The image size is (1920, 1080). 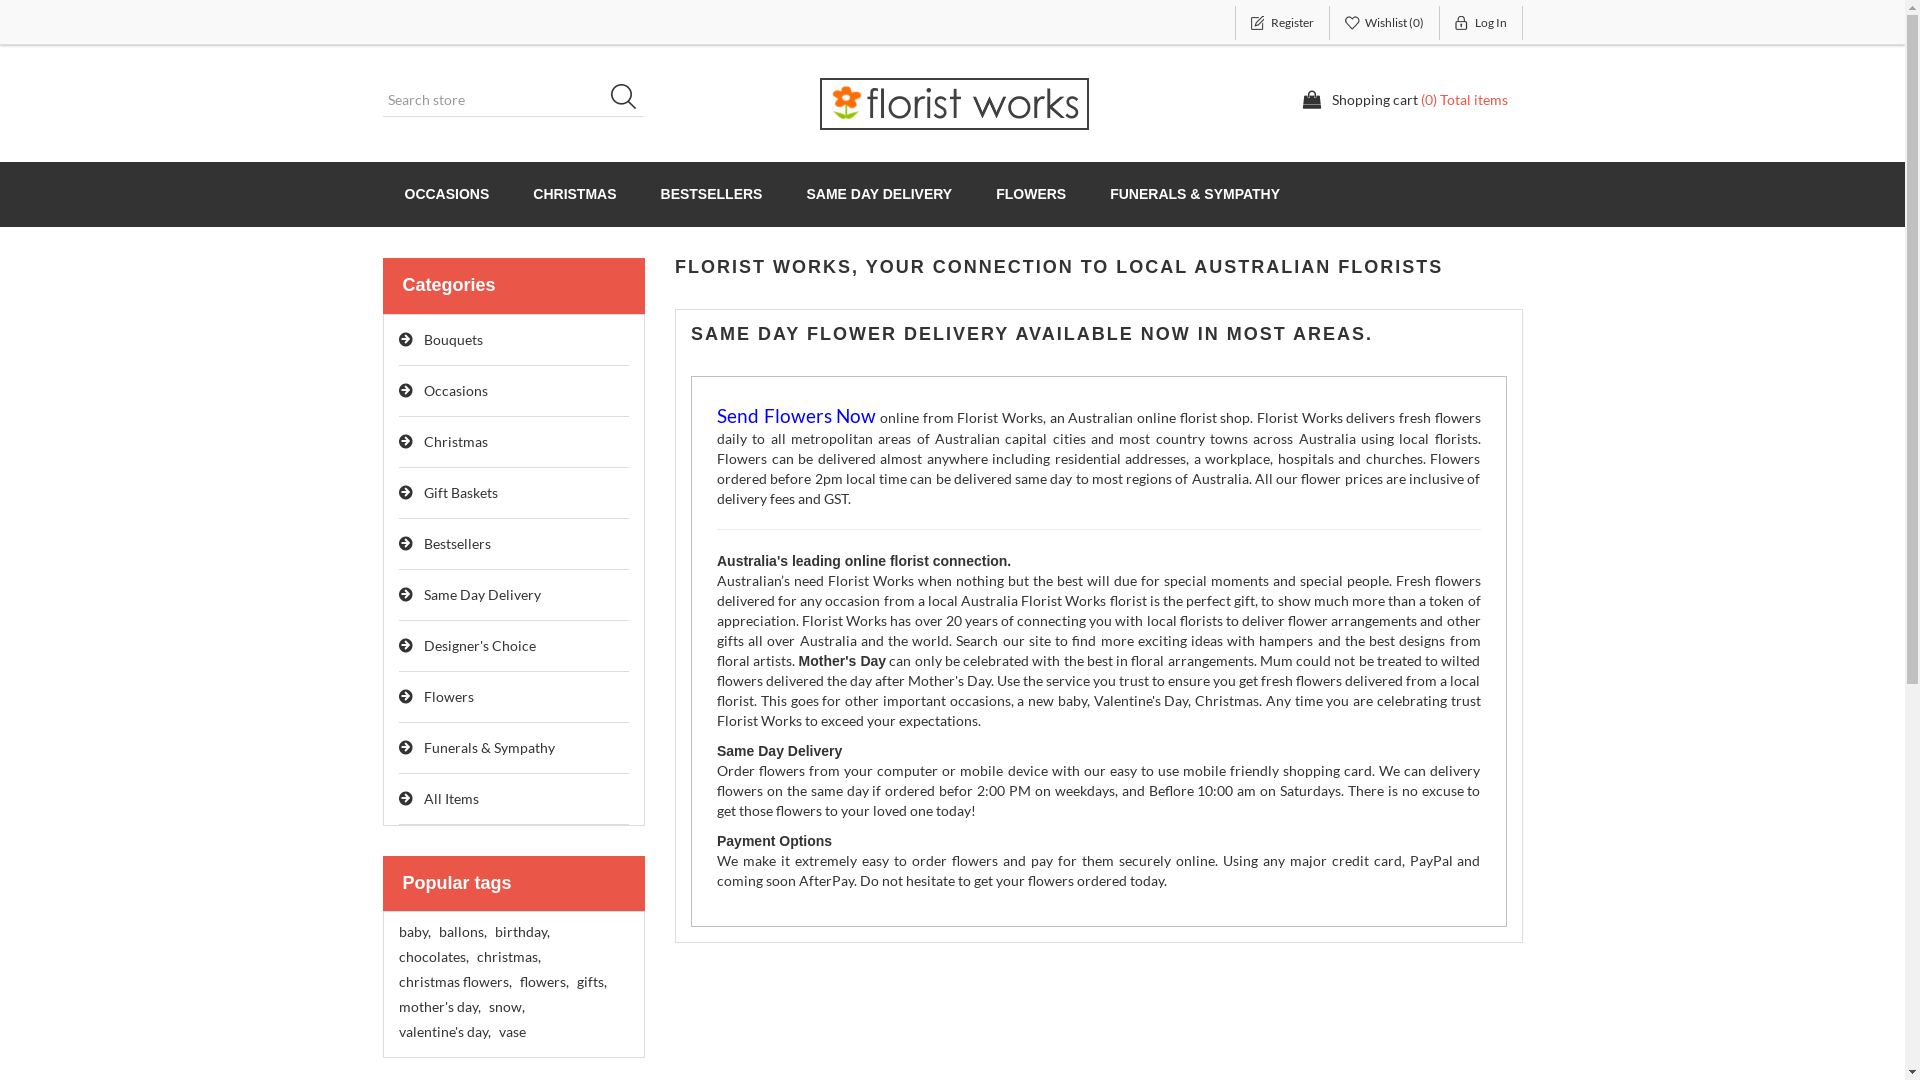 What do you see at coordinates (513, 441) in the screenshot?
I see `'Christmas'` at bounding box center [513, 441].